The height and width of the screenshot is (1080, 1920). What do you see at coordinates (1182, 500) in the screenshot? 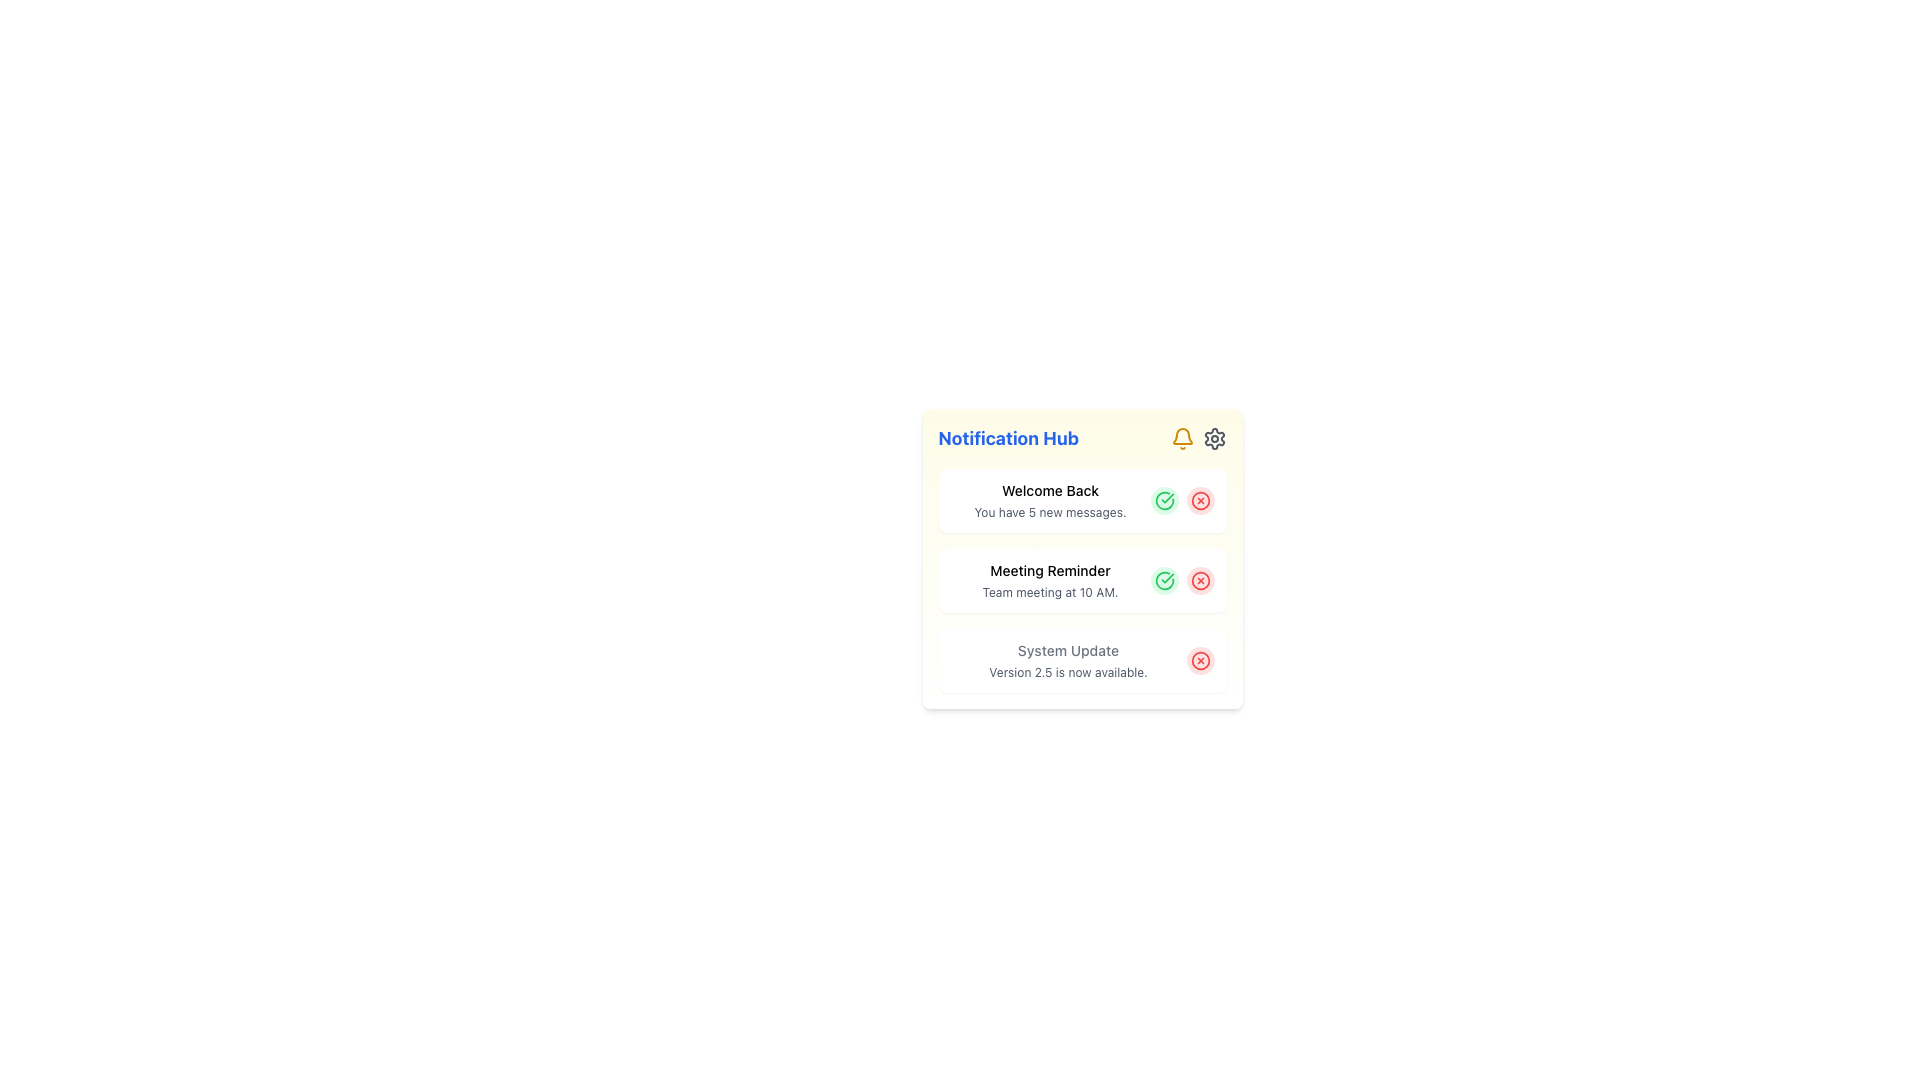
I see `the green circle icon with a checkmark located in the rightmost section of the 'Welcome Back' notification card` at bounding box center [1182, 500].